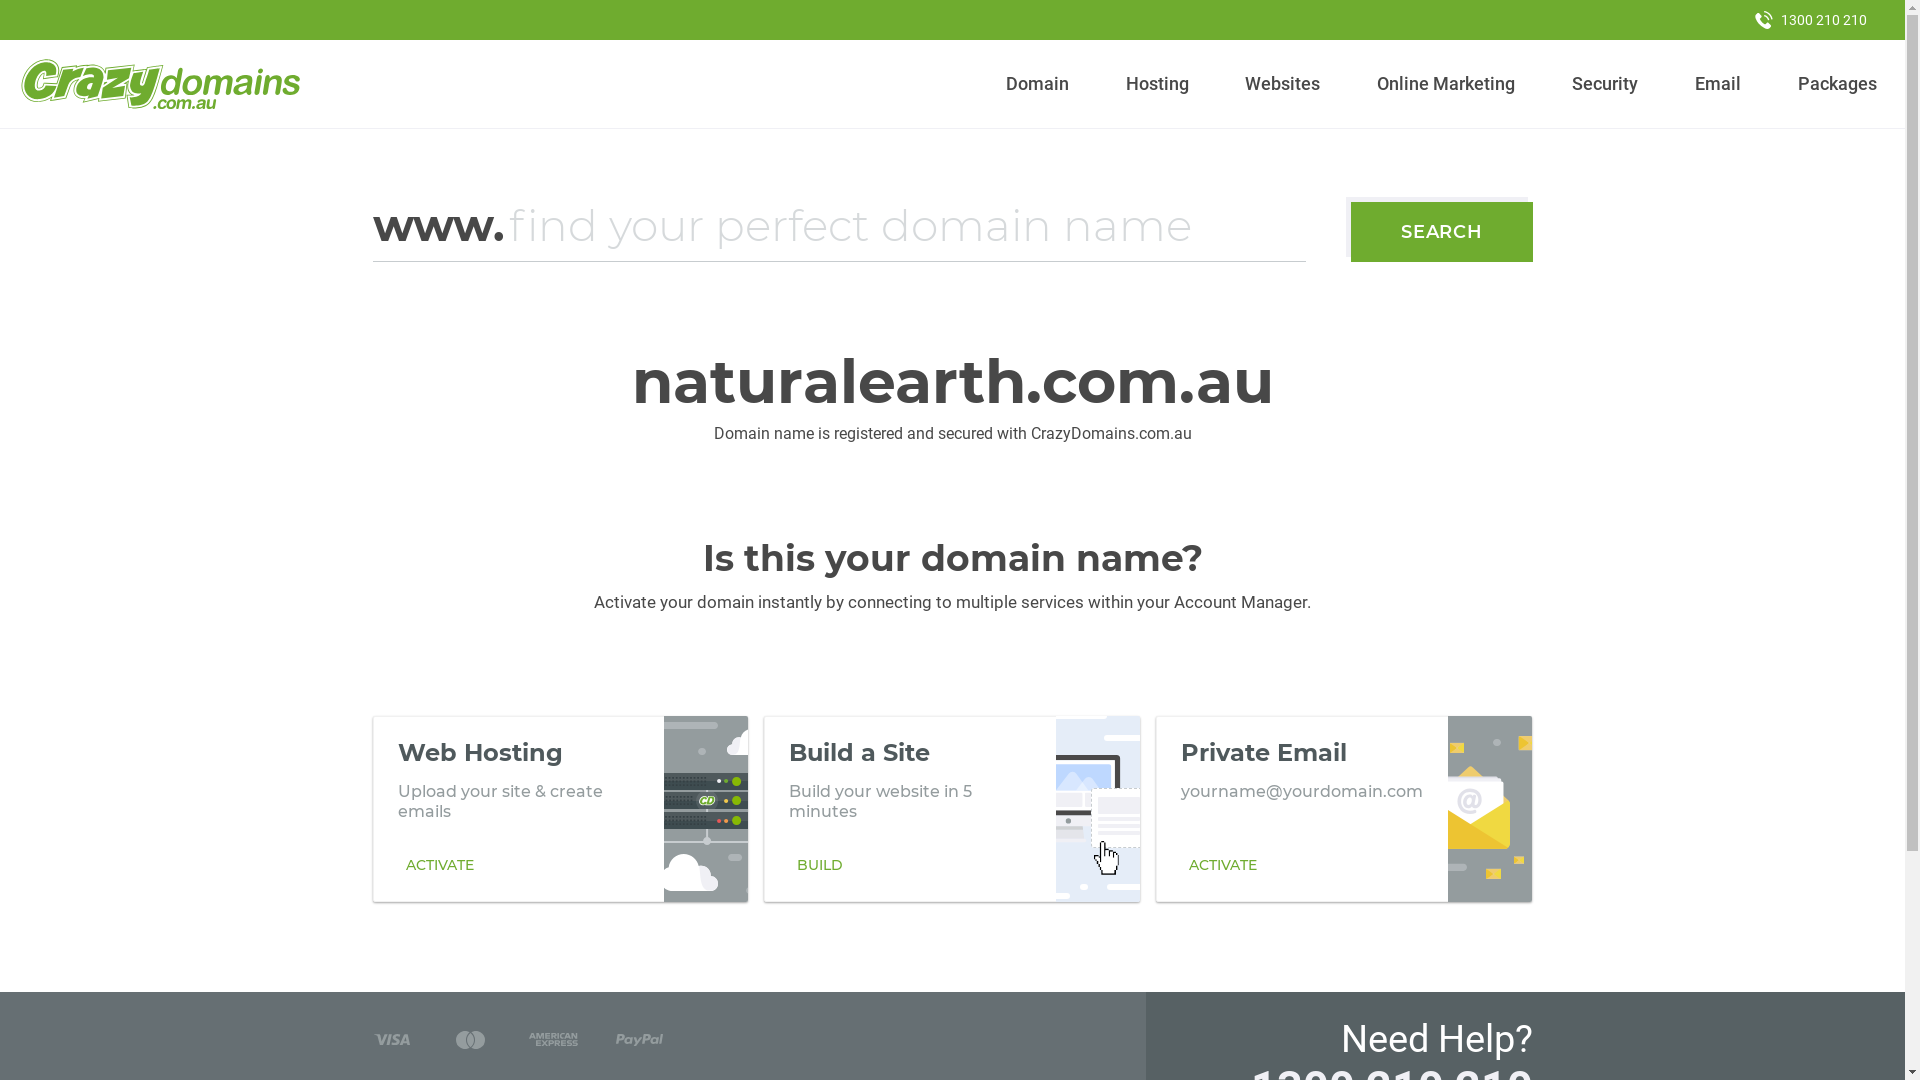 This screenshot has height=1080, width=1920. What do you see at coordinates (1716, 83) in the screenshot?
I see `'Email'` at bounding box center [1716, 83].